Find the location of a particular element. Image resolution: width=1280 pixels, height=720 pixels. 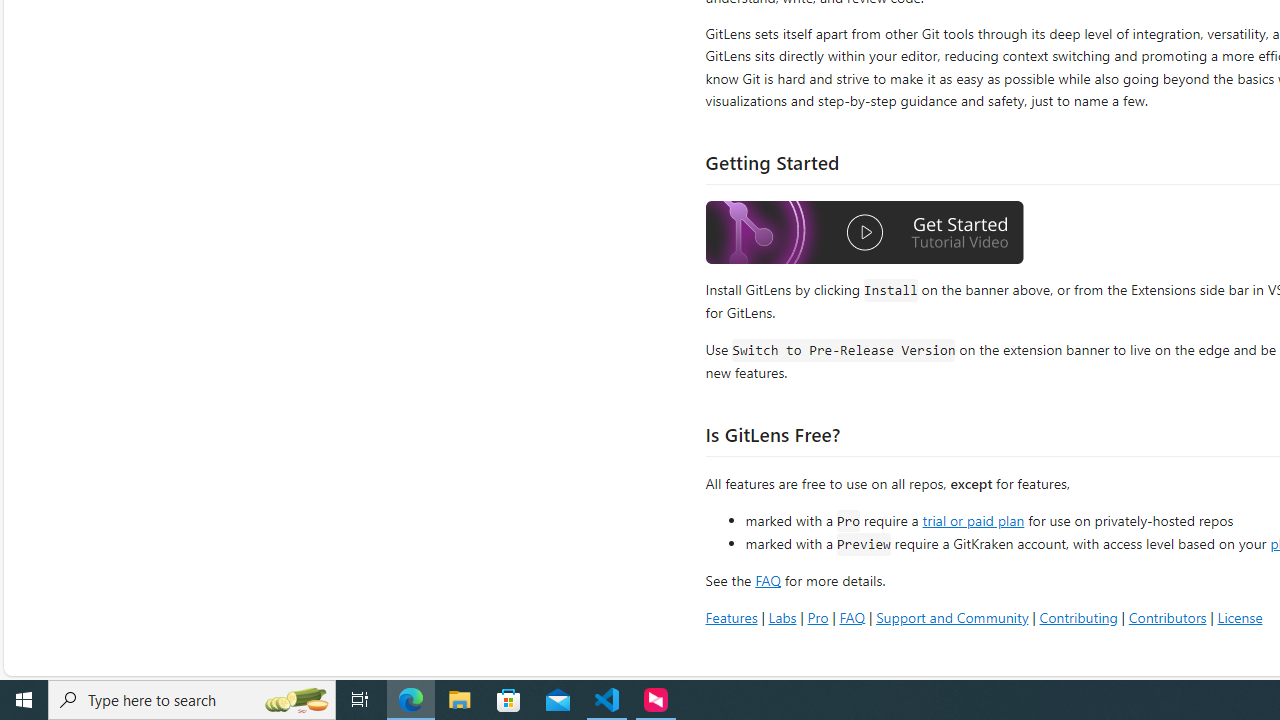

'Labs' is located at coordinates (781, 616).